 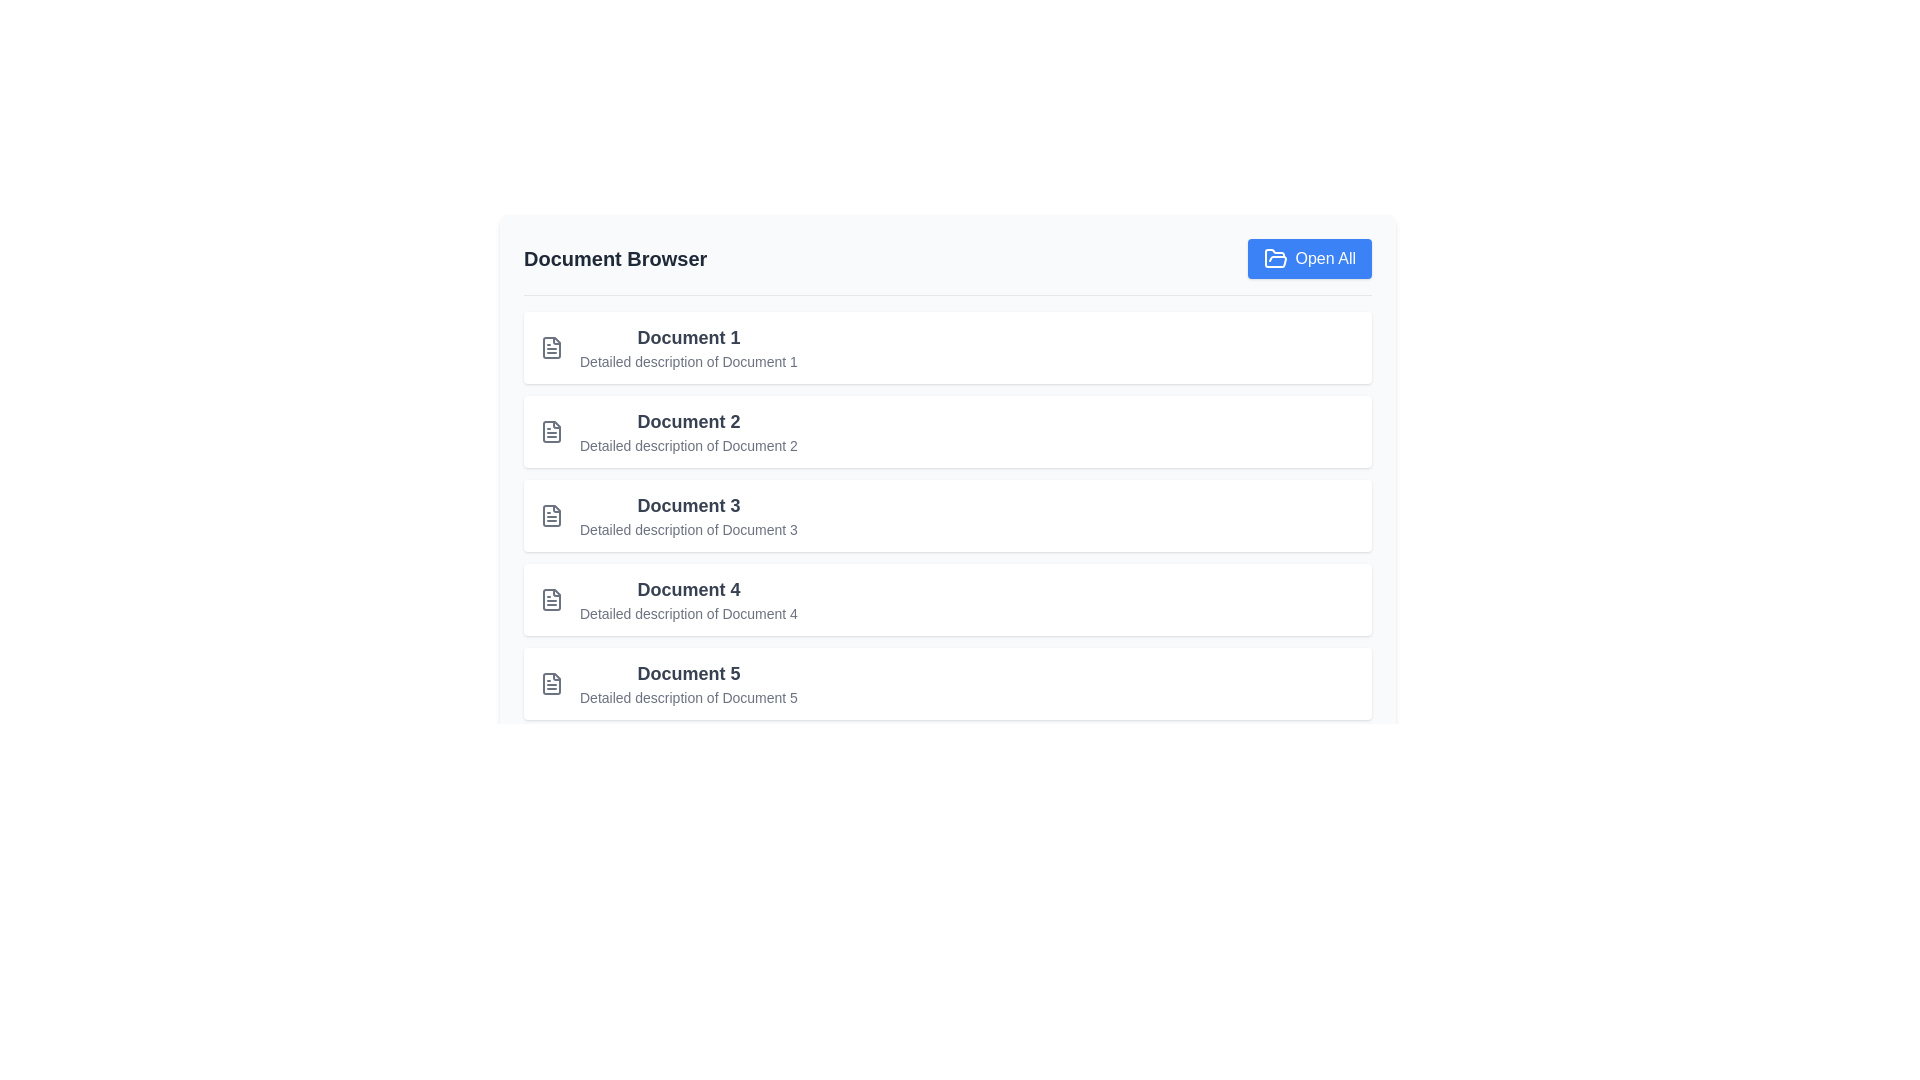 I want to click on the fourth List item card labeled 'Document 4' in the 'Document Browser' section, so click(x=947, y=599).